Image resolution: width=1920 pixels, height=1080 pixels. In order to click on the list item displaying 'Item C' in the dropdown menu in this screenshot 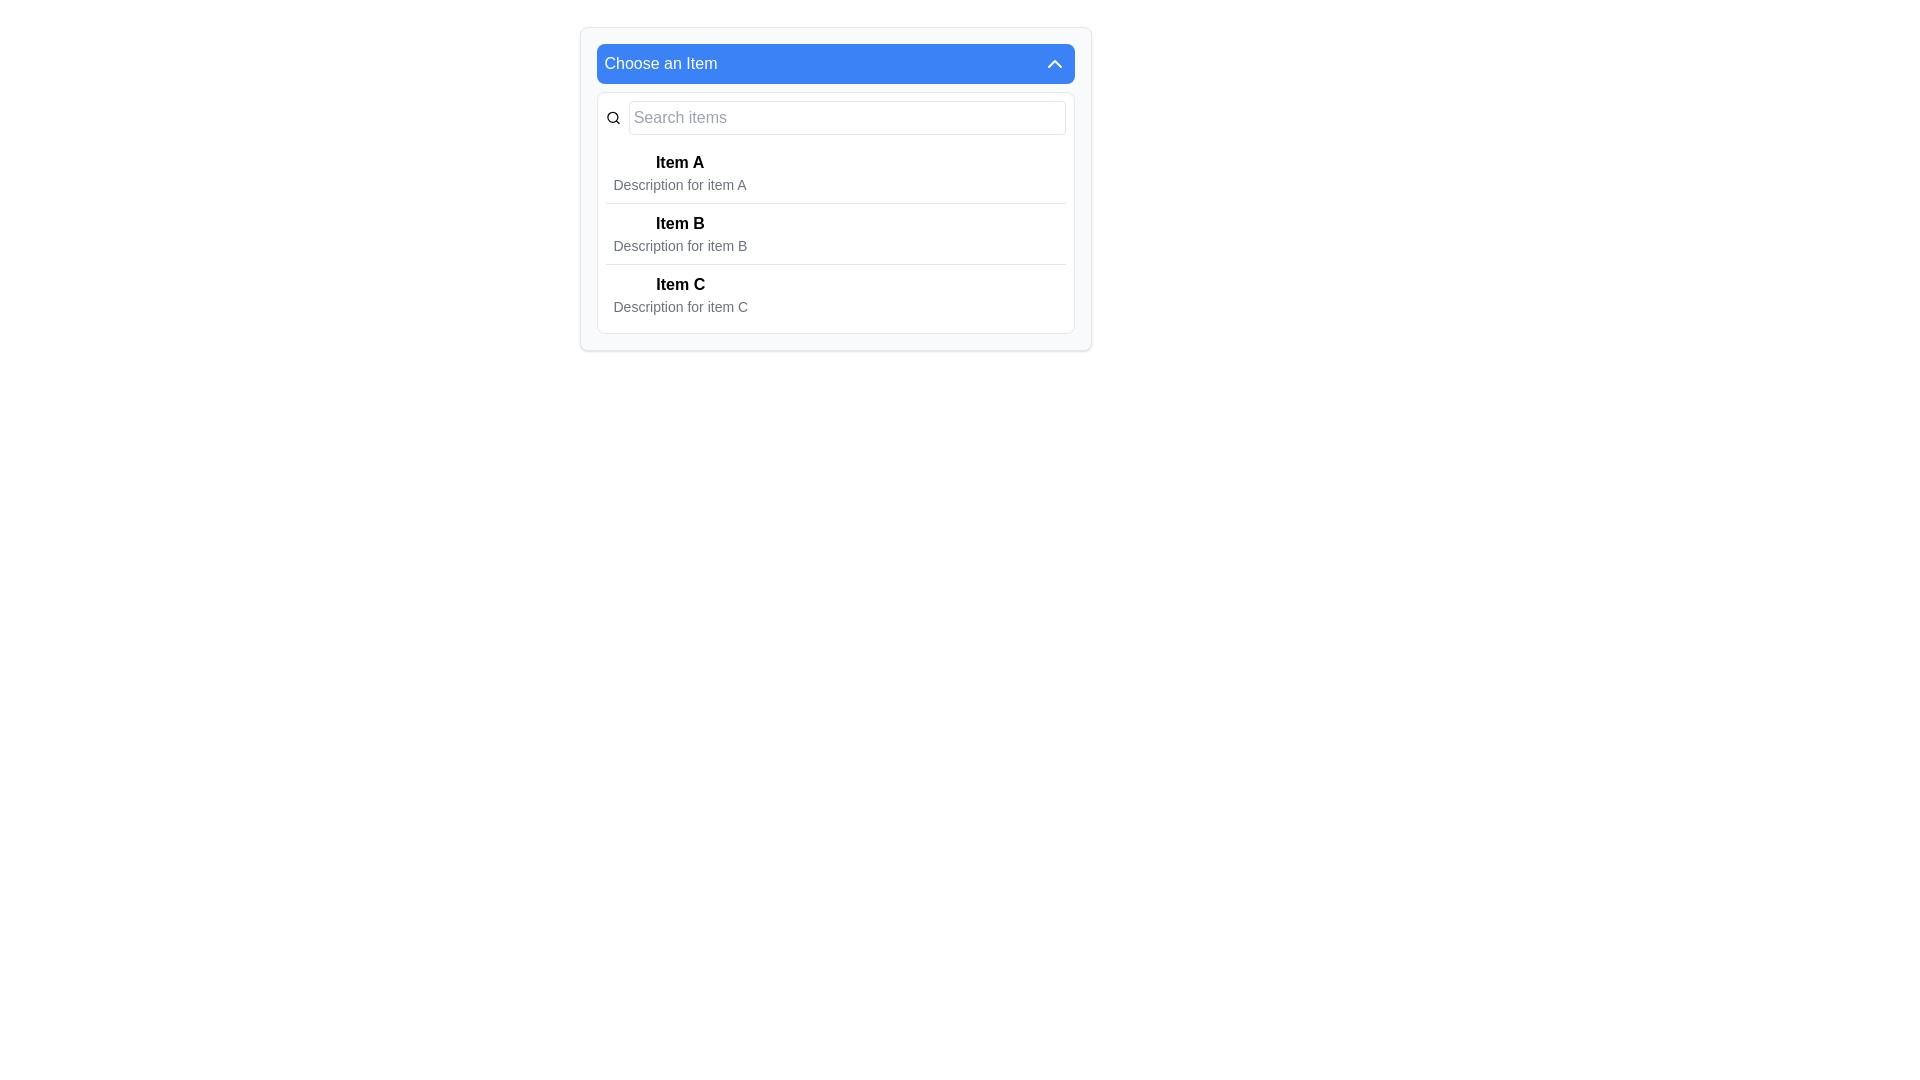, I will do `click(680, 294)`.